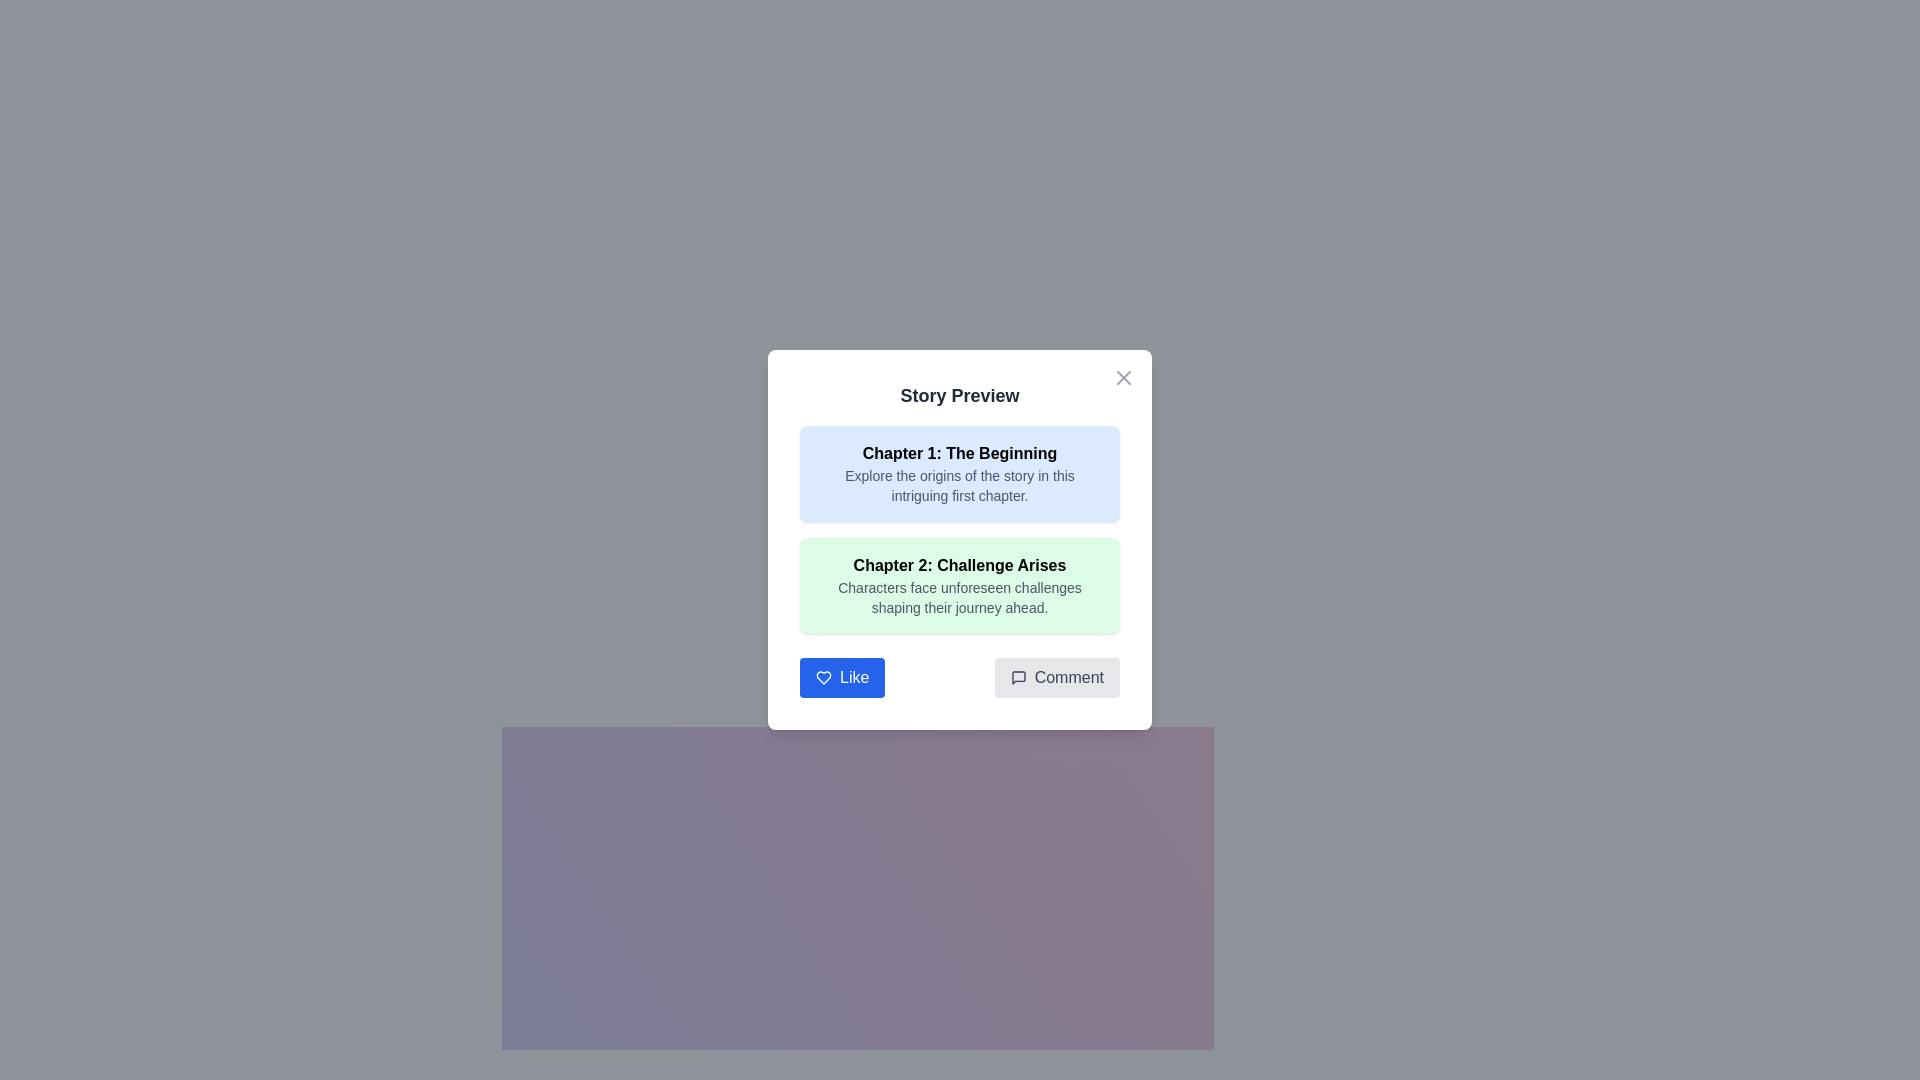 This screenshot has height=1080, width=1920. I want to click on text label that says 'Comment' within the button located at the bottom-right corner of the dialog box, so click(1068, 677).